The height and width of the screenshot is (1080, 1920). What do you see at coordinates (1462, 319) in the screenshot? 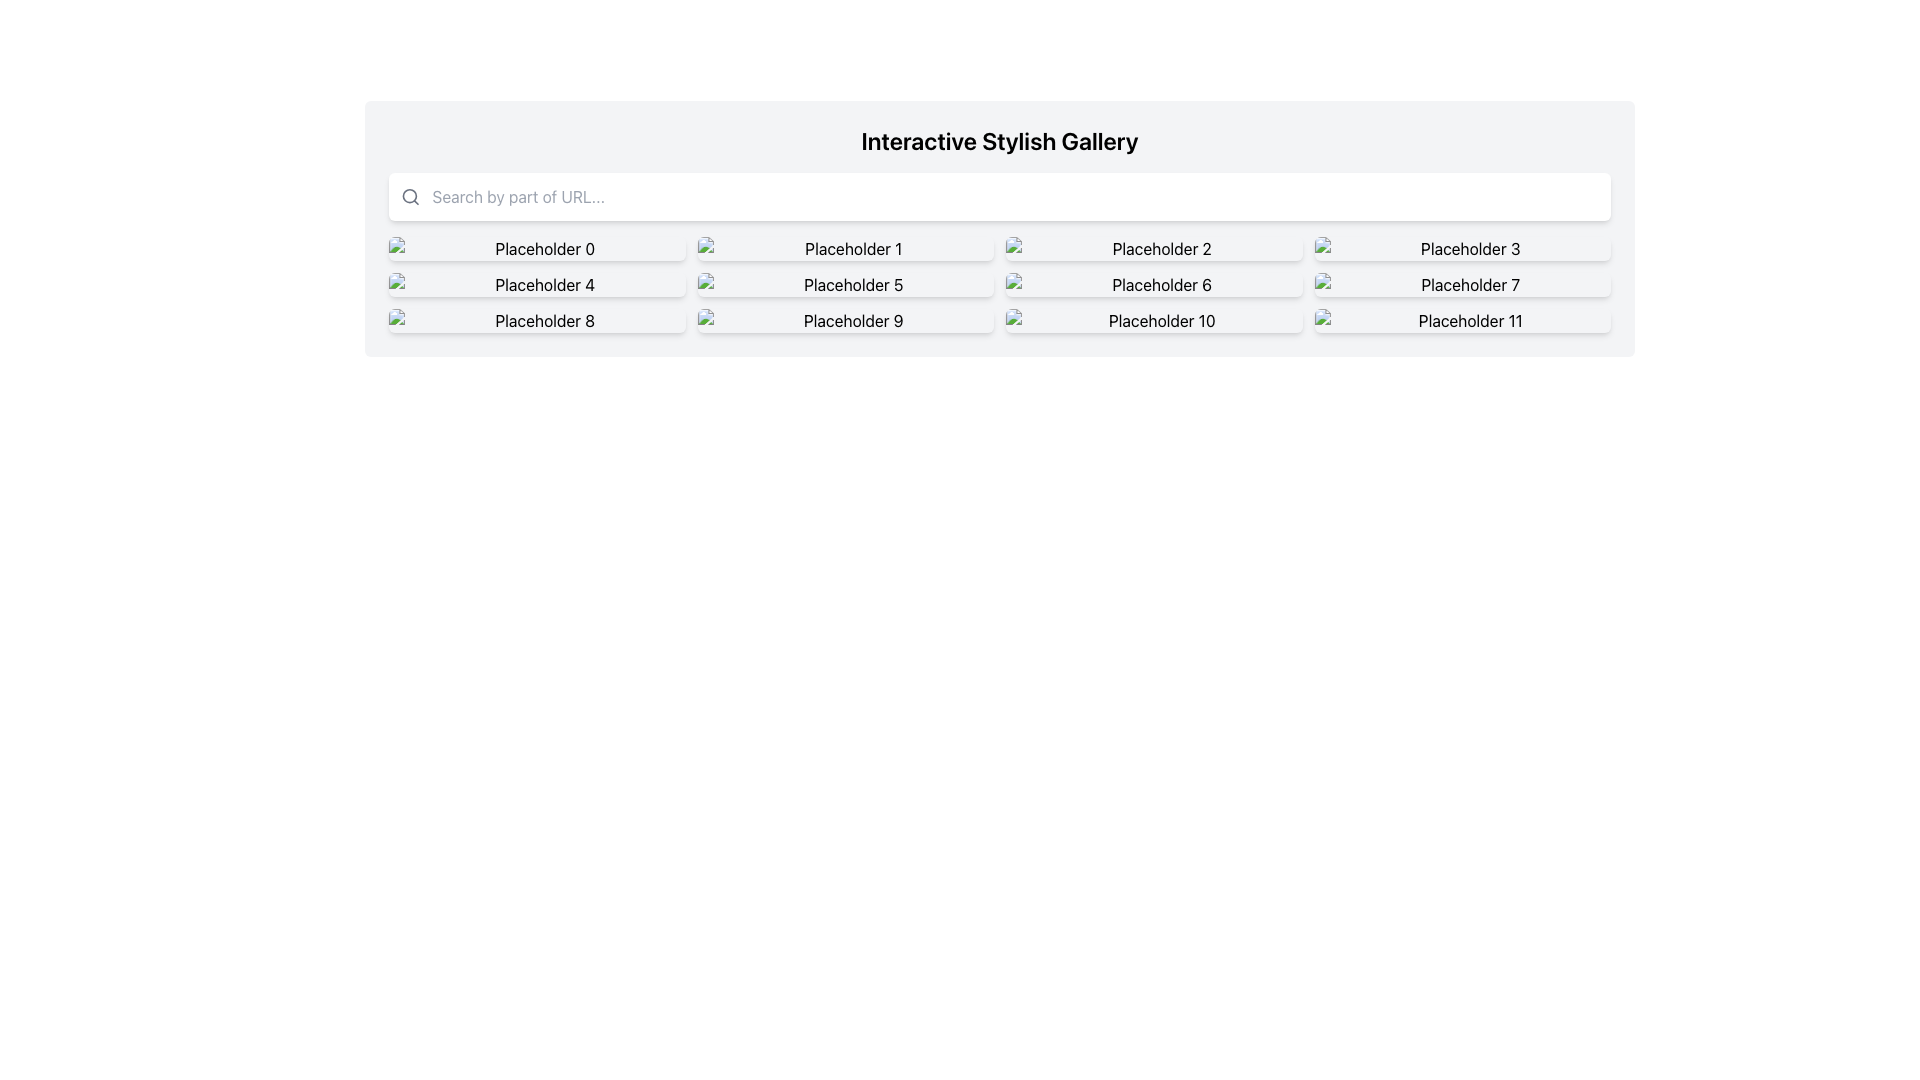
I see `the image labeled 'Placeholder 11' which is located` at bounding box center [1462, 319].